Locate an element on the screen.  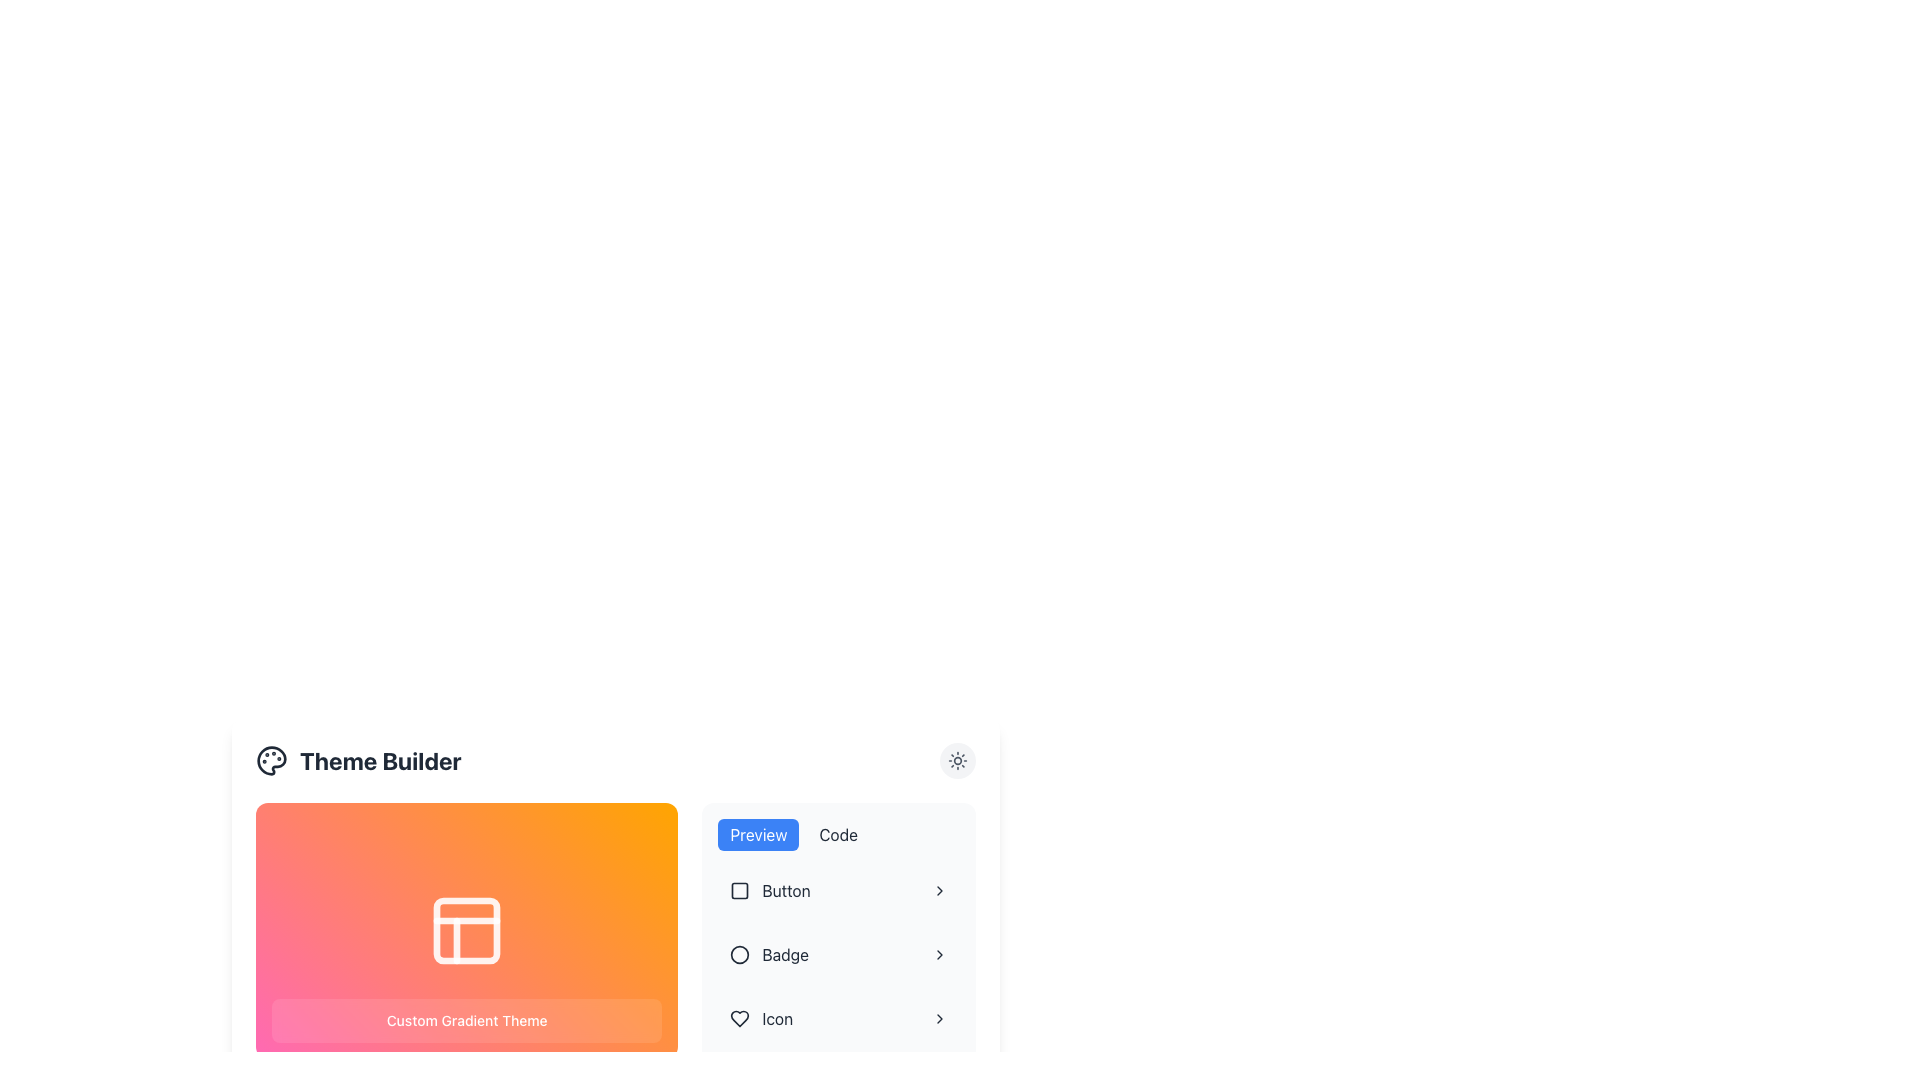
the Label or Informational Box that describes the theme of the card with the text 'Custom Gradient Theme', located at the bottom of the gradient-themed card is located at coordinates (466, 1021).